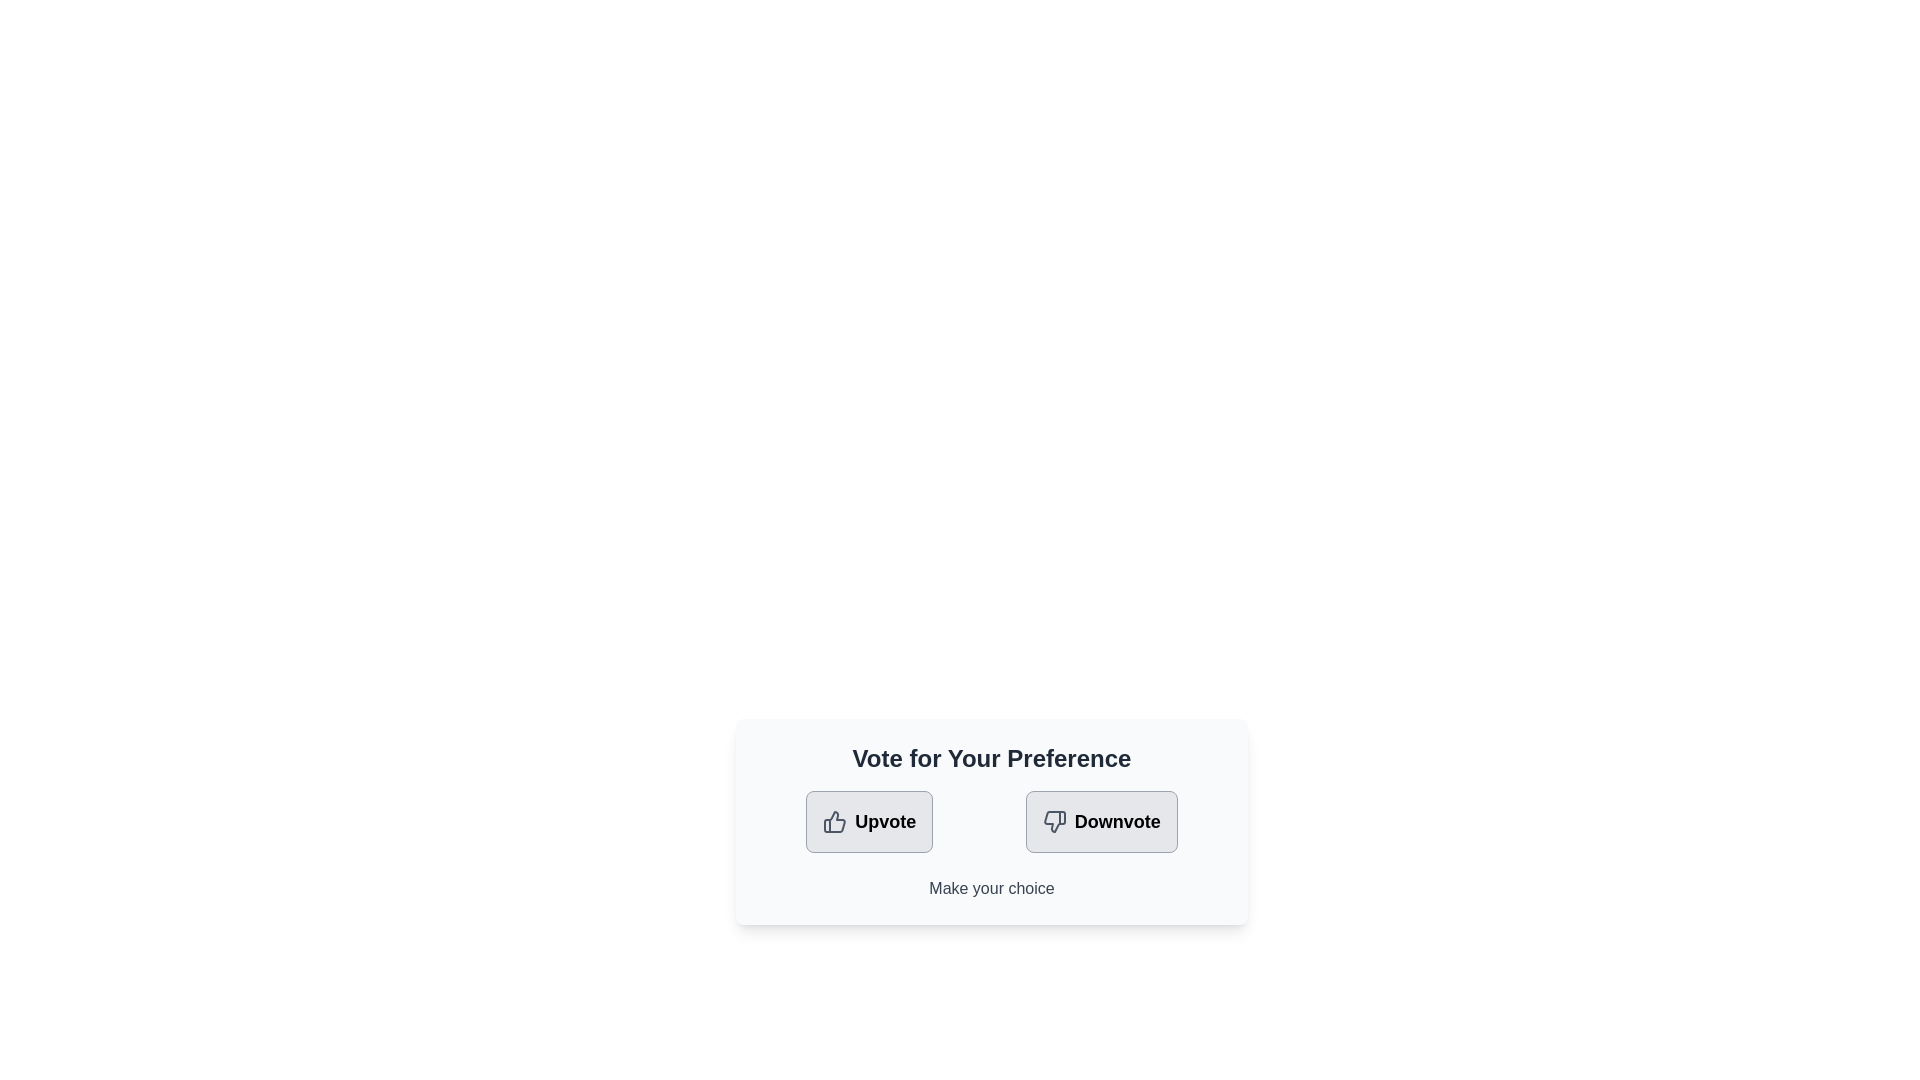  Describe the element at coordinates (835, 821) in the screenshot. I see `the thumbs-up icon associated with the 'Upvote' button, which is located on the left side of the two-button layout` at that location.